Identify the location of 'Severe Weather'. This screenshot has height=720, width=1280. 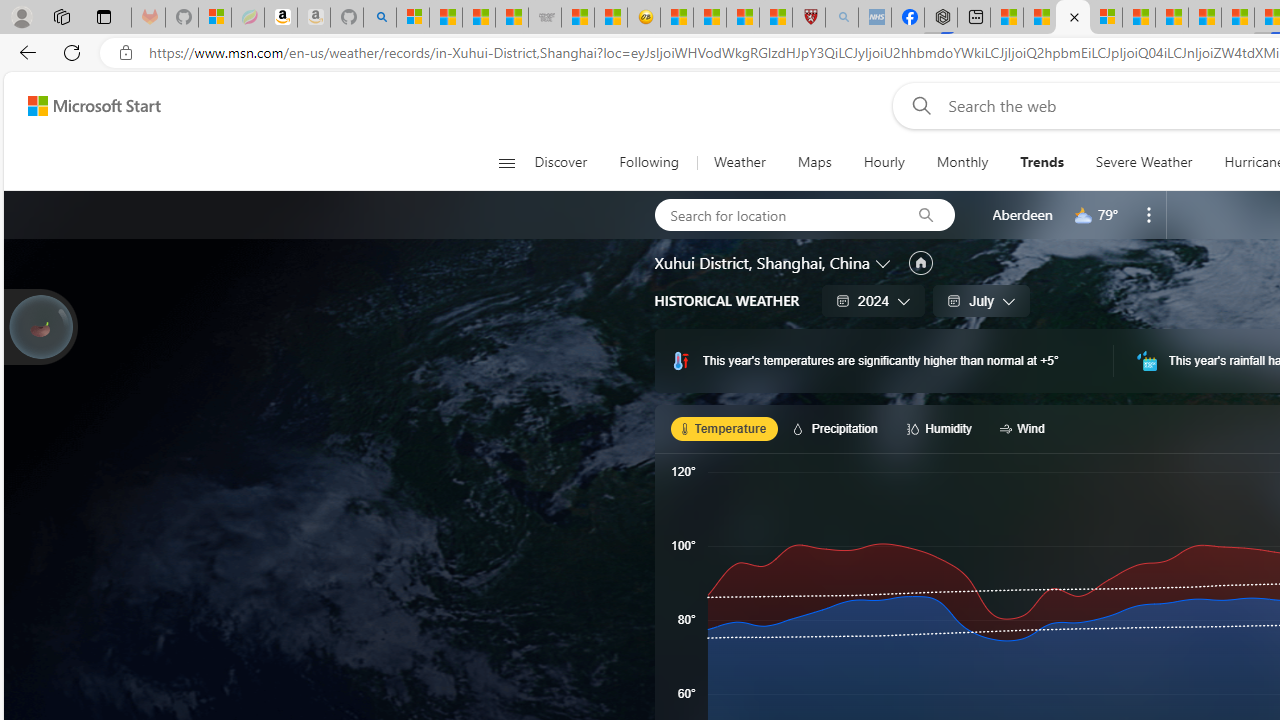
(1143, 162).